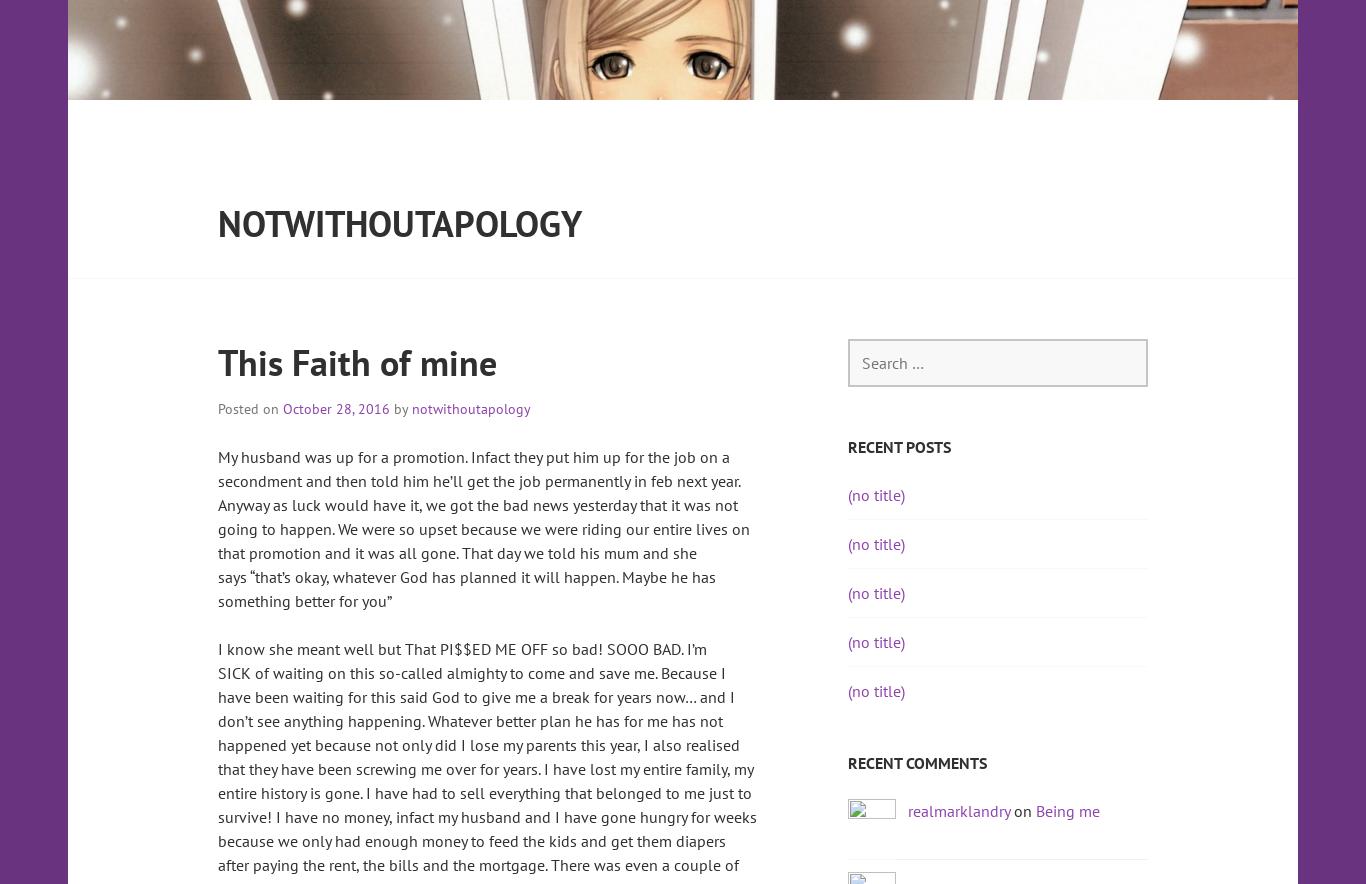 The height and width of the screenshot is (884, 1366). What do you see at coordinates (958, 809) in the screenshot?
I see `'realmarklandry'` at bounding box center [958, 809].